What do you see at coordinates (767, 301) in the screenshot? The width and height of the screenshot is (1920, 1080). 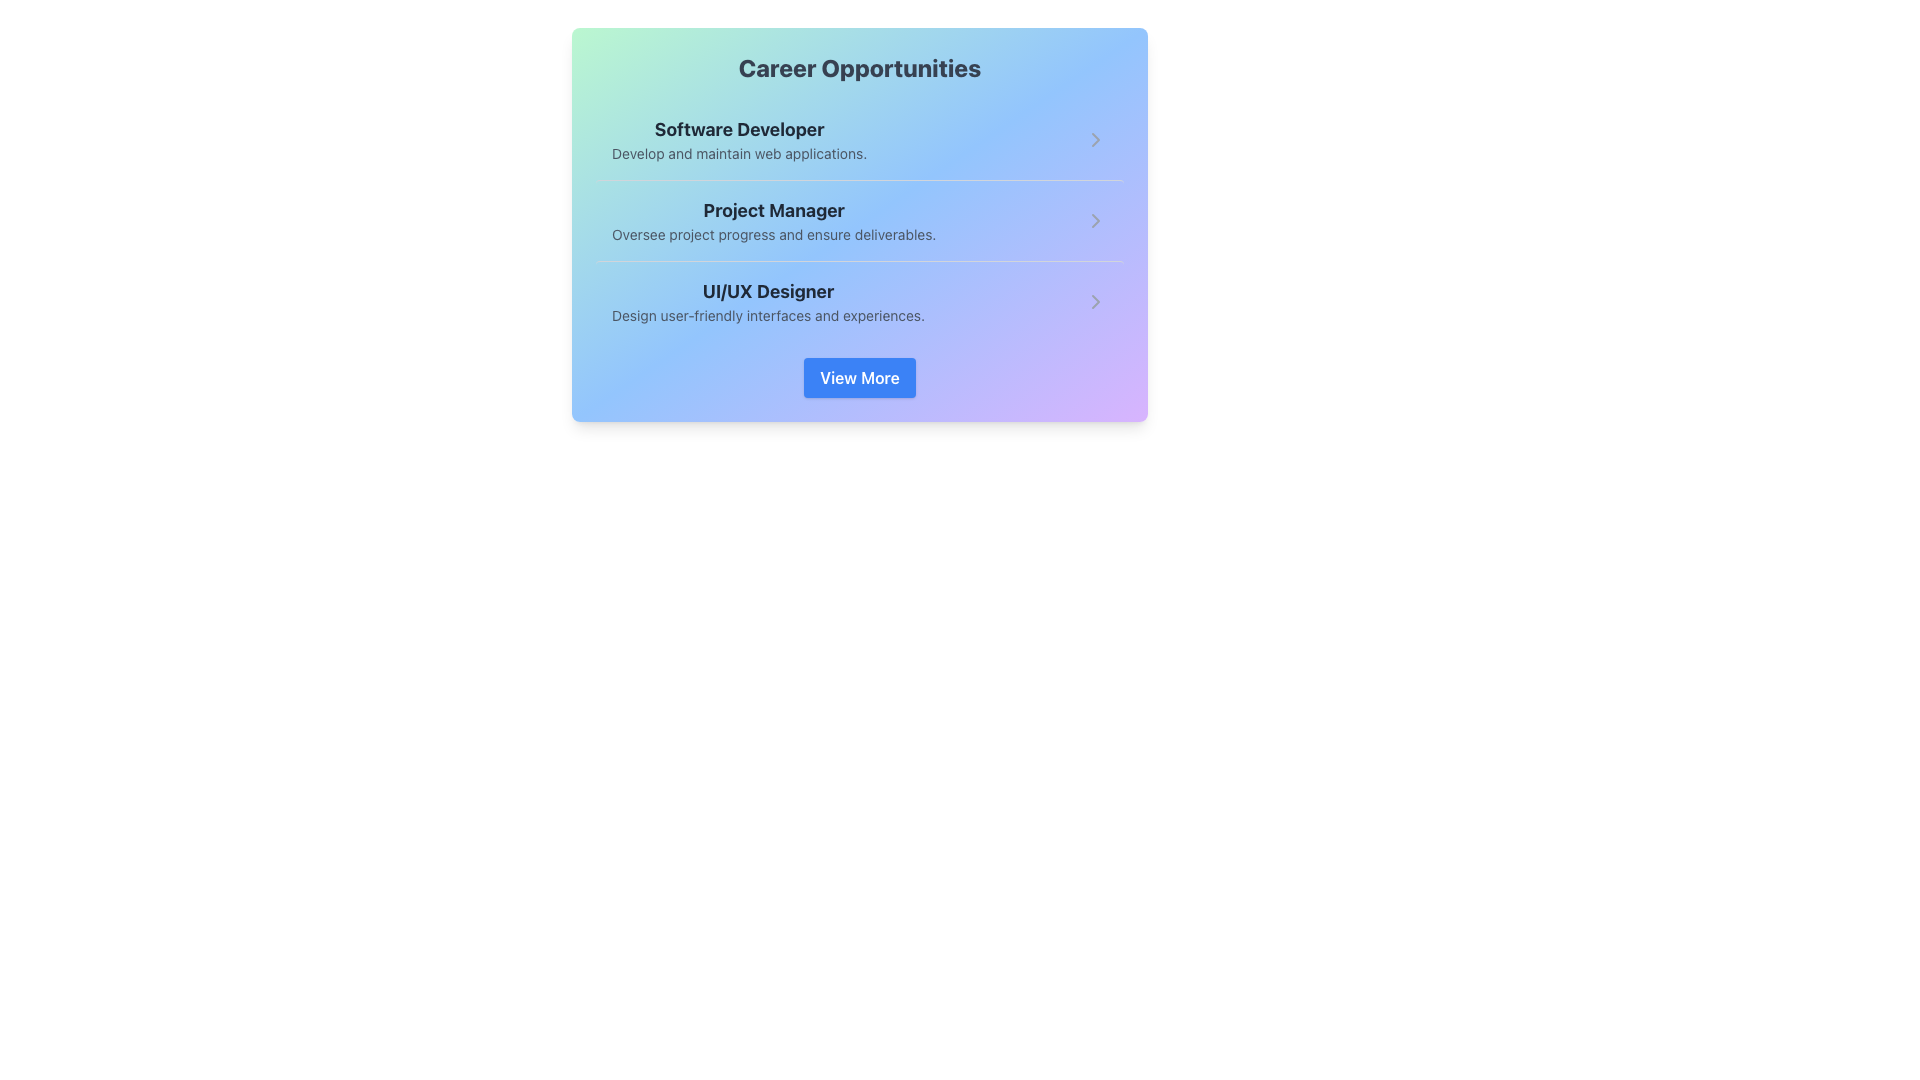 I see `the Text Content Block displaying 'UI/UX Designer' and 'Design user-friendly interfaces and experiences.'` at bounding box center [767, 301].